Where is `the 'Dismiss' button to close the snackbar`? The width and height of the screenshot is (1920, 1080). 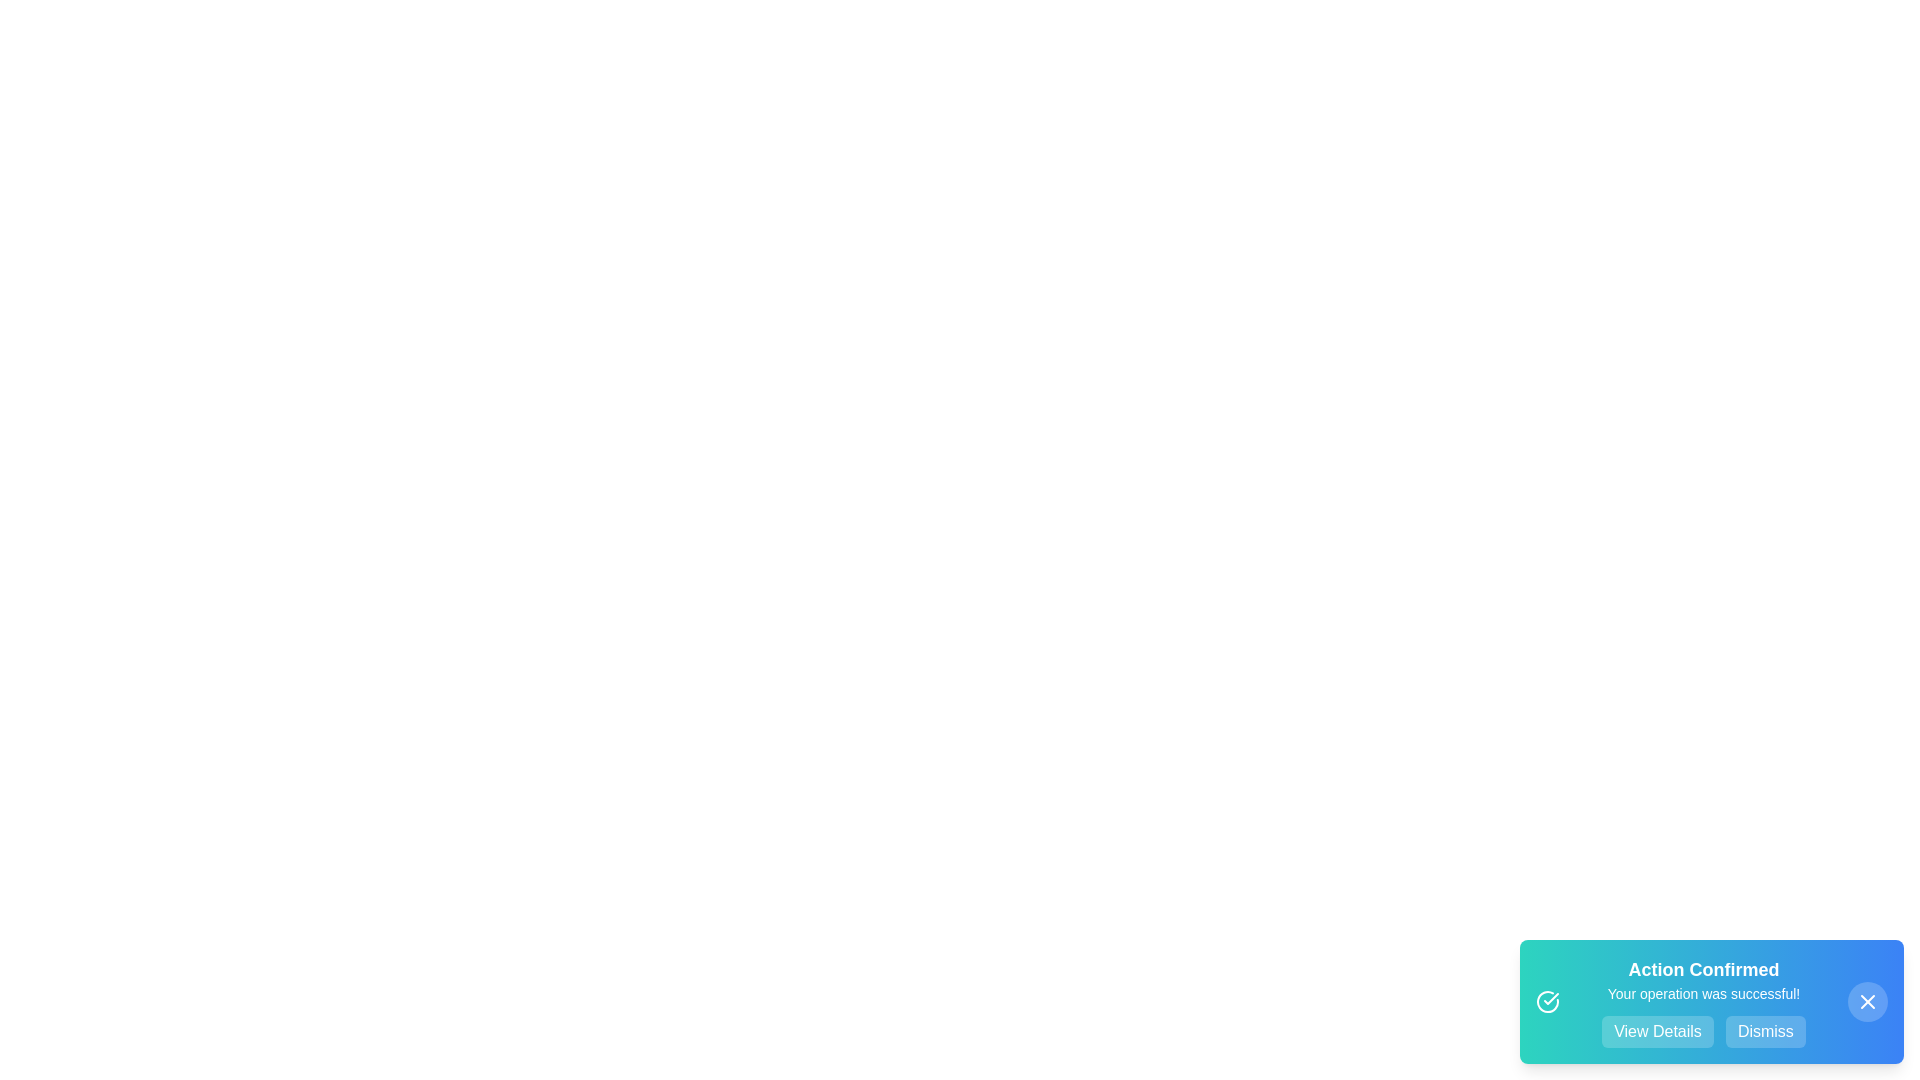 the 'Dismiss' button to close the snackbar is located at coordinates (1765, 1032).